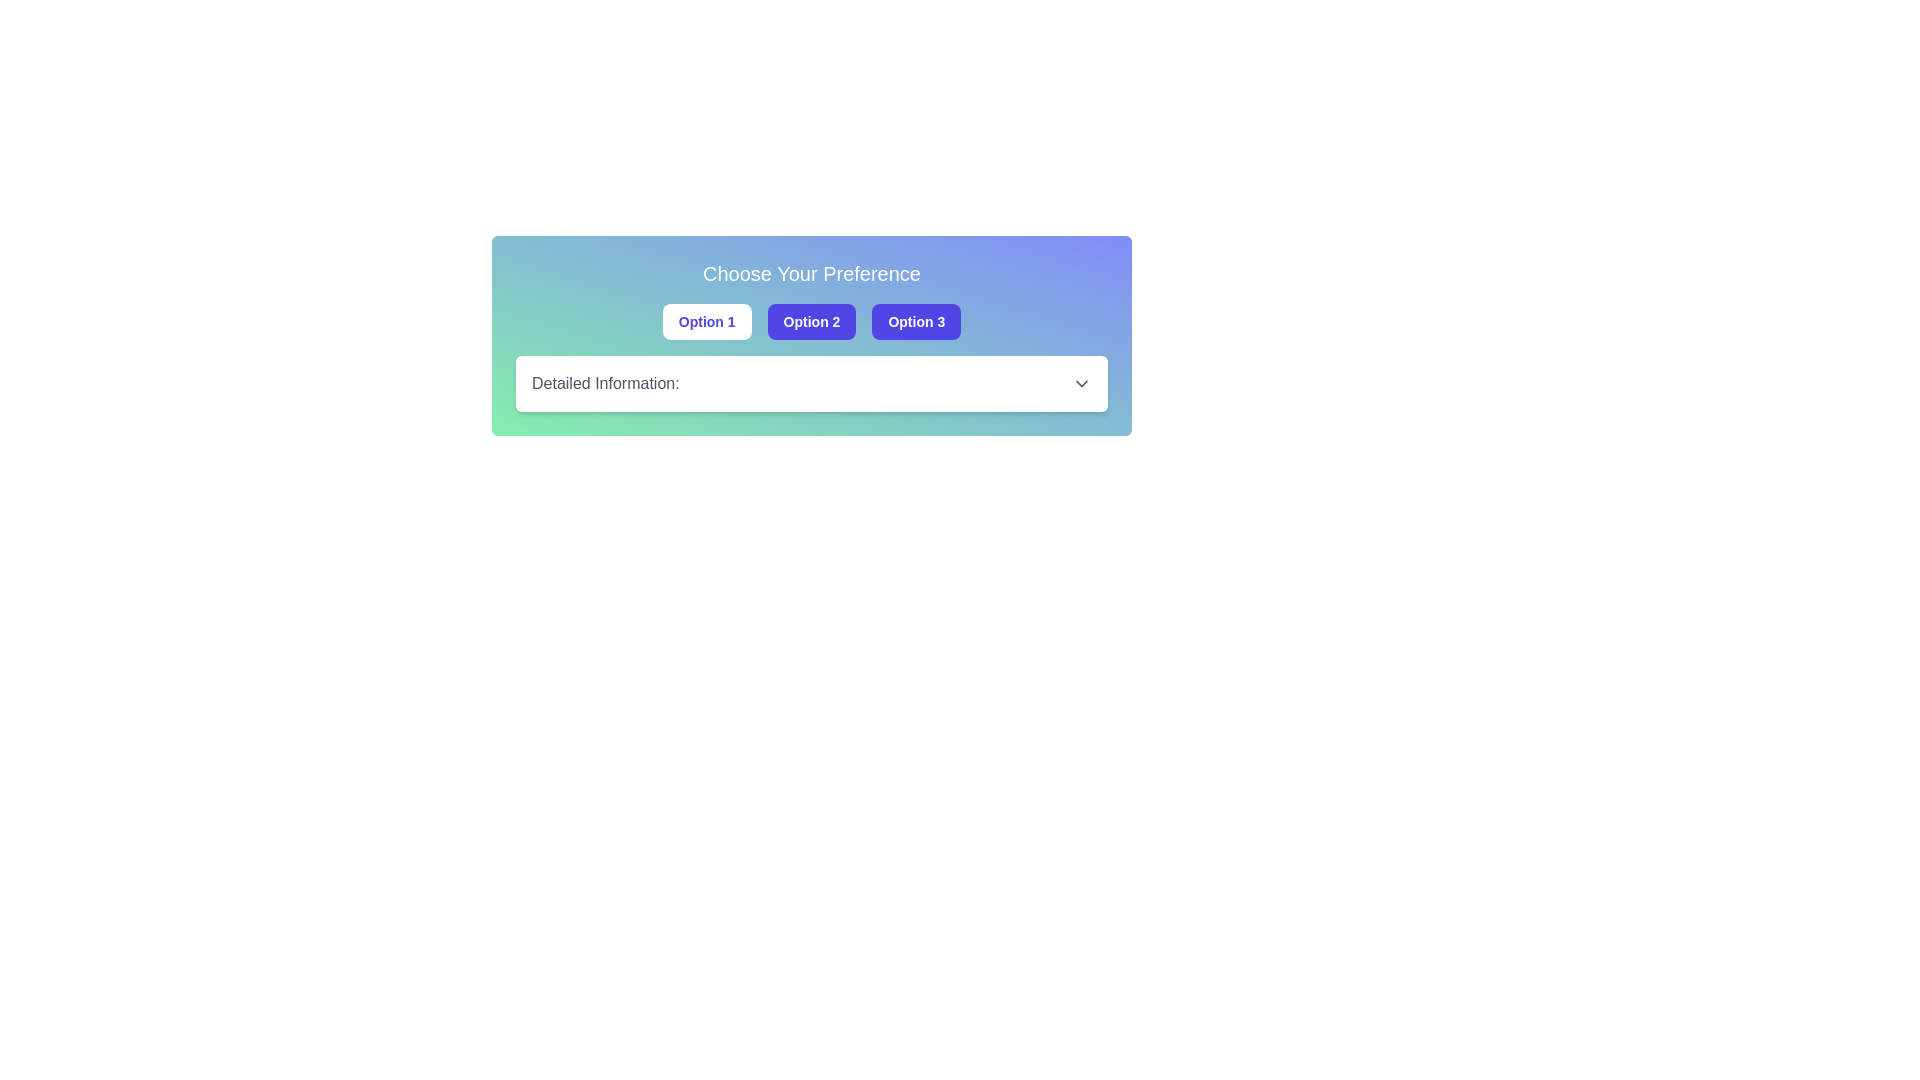 The image size is (1920, 1080). I want to click on the button labeled 'Option 3' with rounded corners and an indigo background to trigger any hover effects, so click(915, 320).